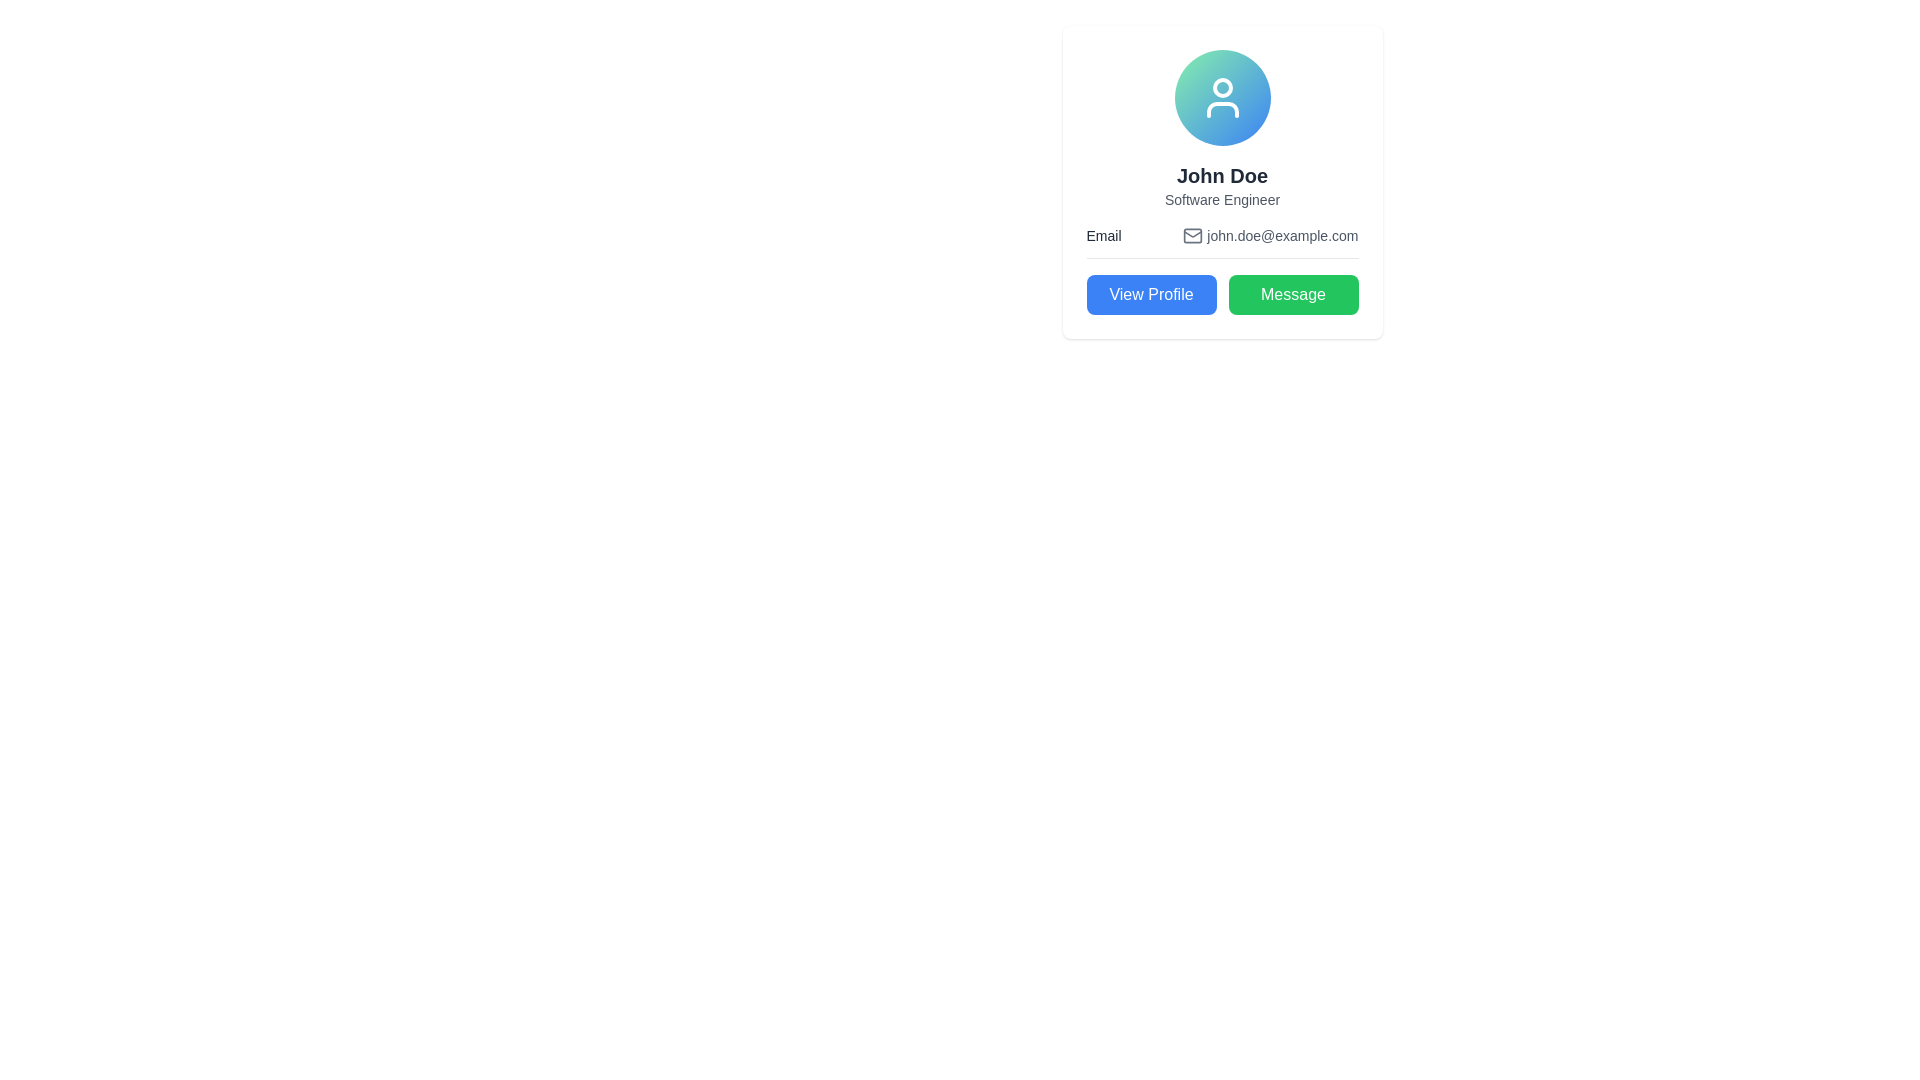  I want to click on the Text Label displaying 'John Doe', which is centered in the profile card and styled as a heading, so click(1221, 175).